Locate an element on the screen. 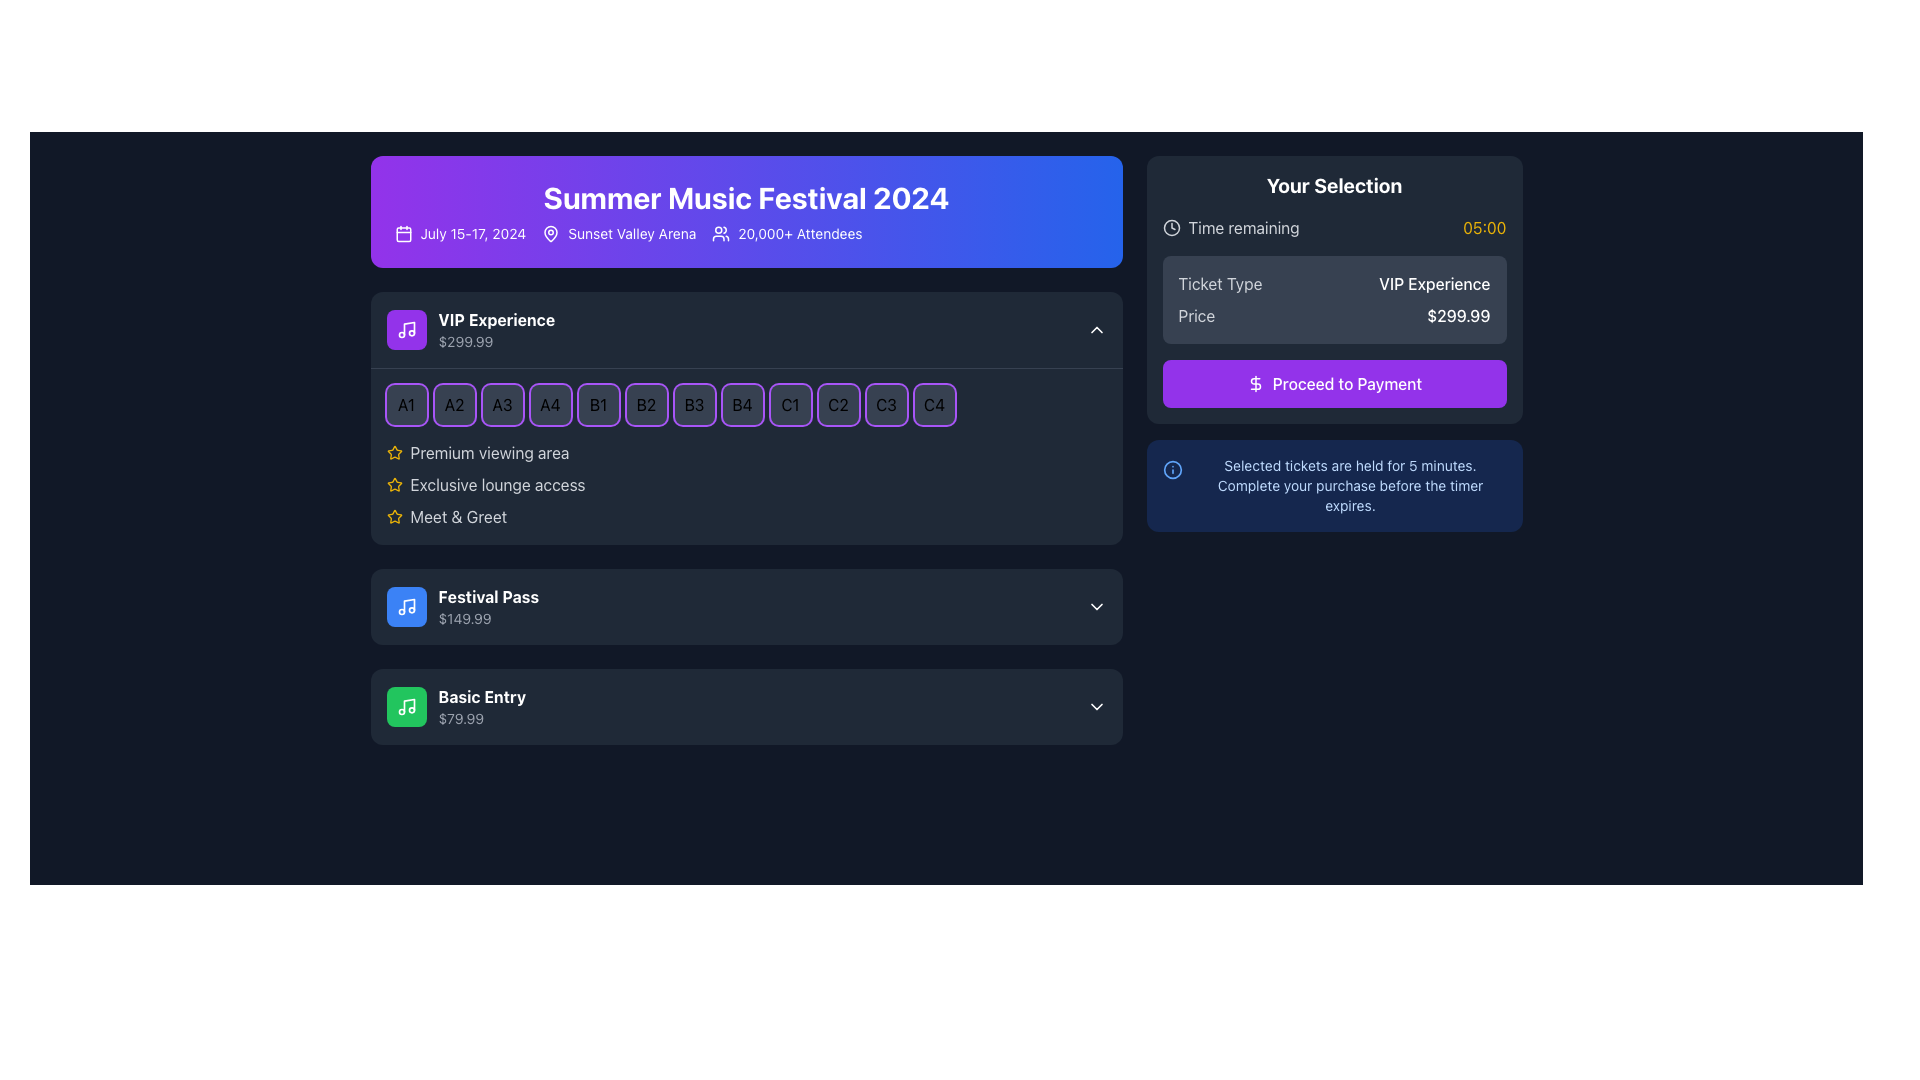 This screenshot has width=1920, height=1080. Text Block with icons displaying key event details for the 'Summer Music Festival 2024', located just below the title text is located at coordinates (745, 233).